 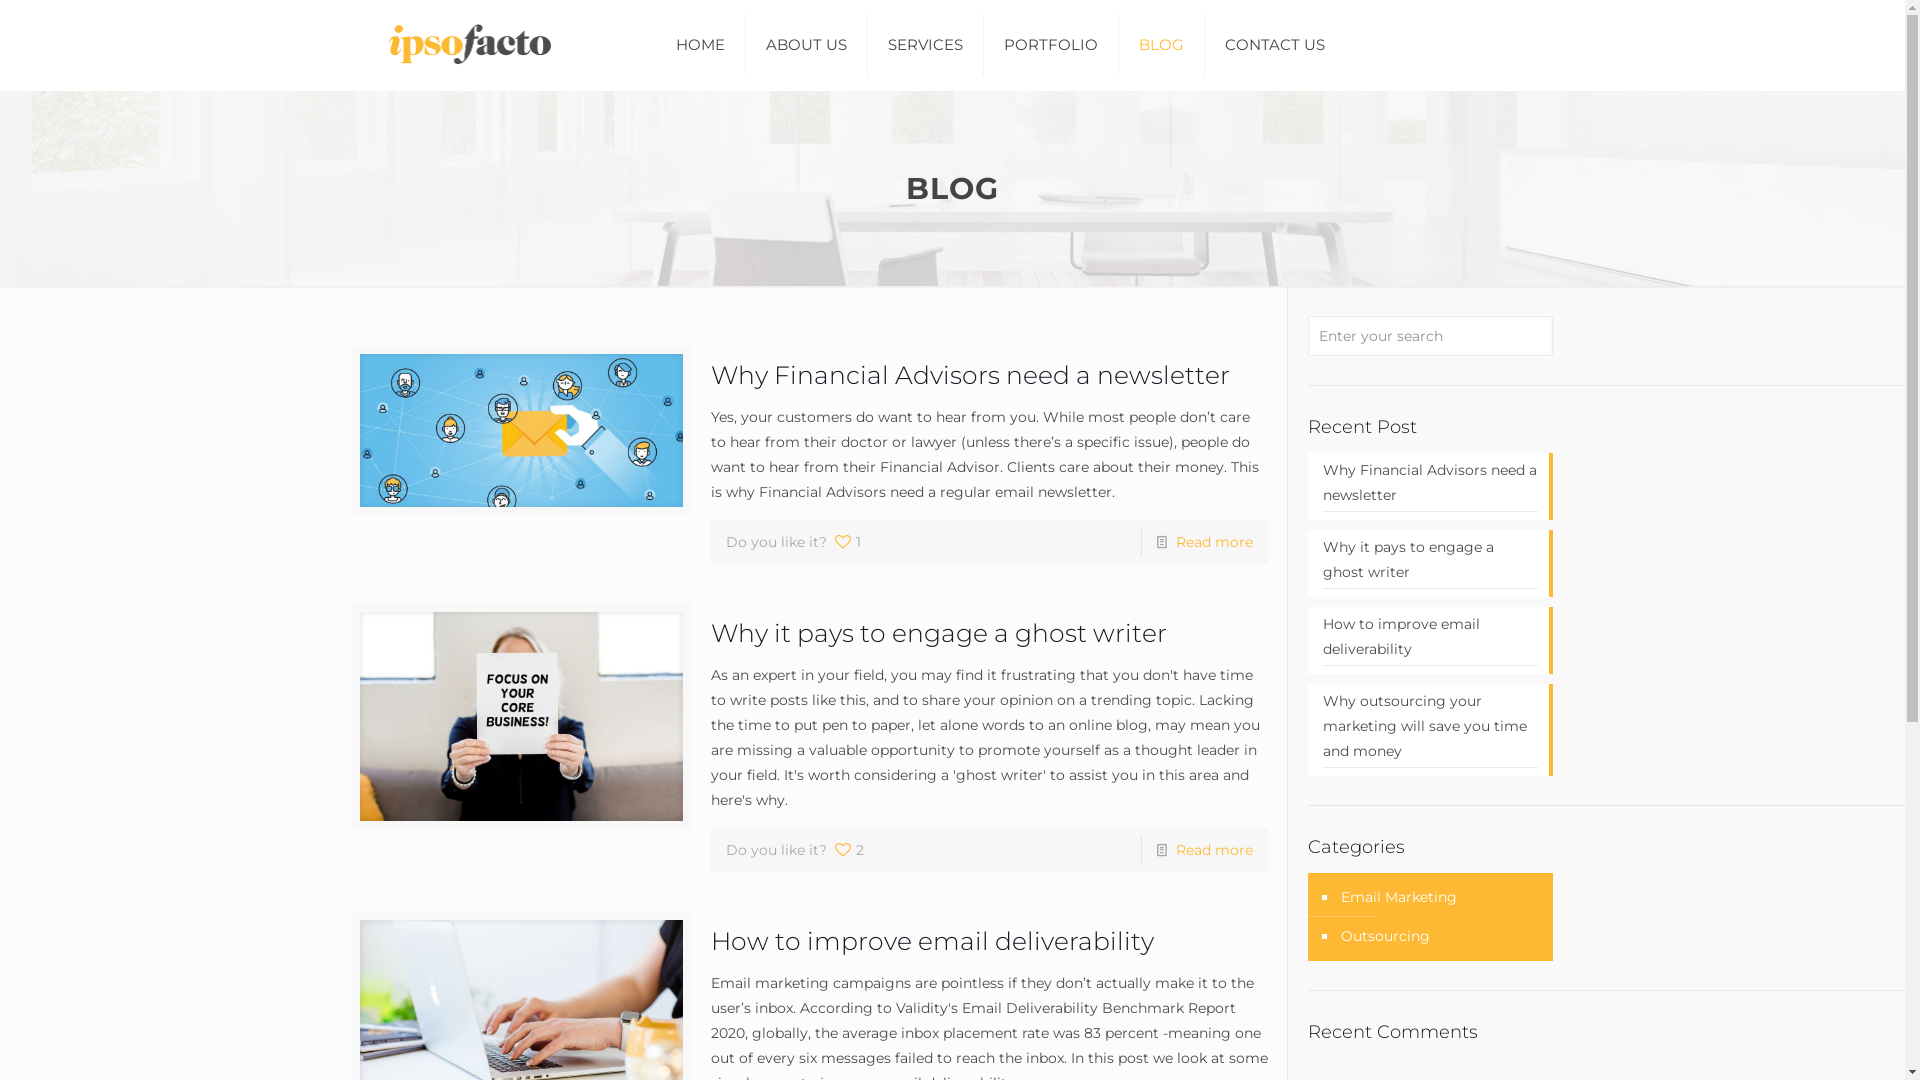 I want to click on 'PORTFOLIO', so click(x=1050, y=45).